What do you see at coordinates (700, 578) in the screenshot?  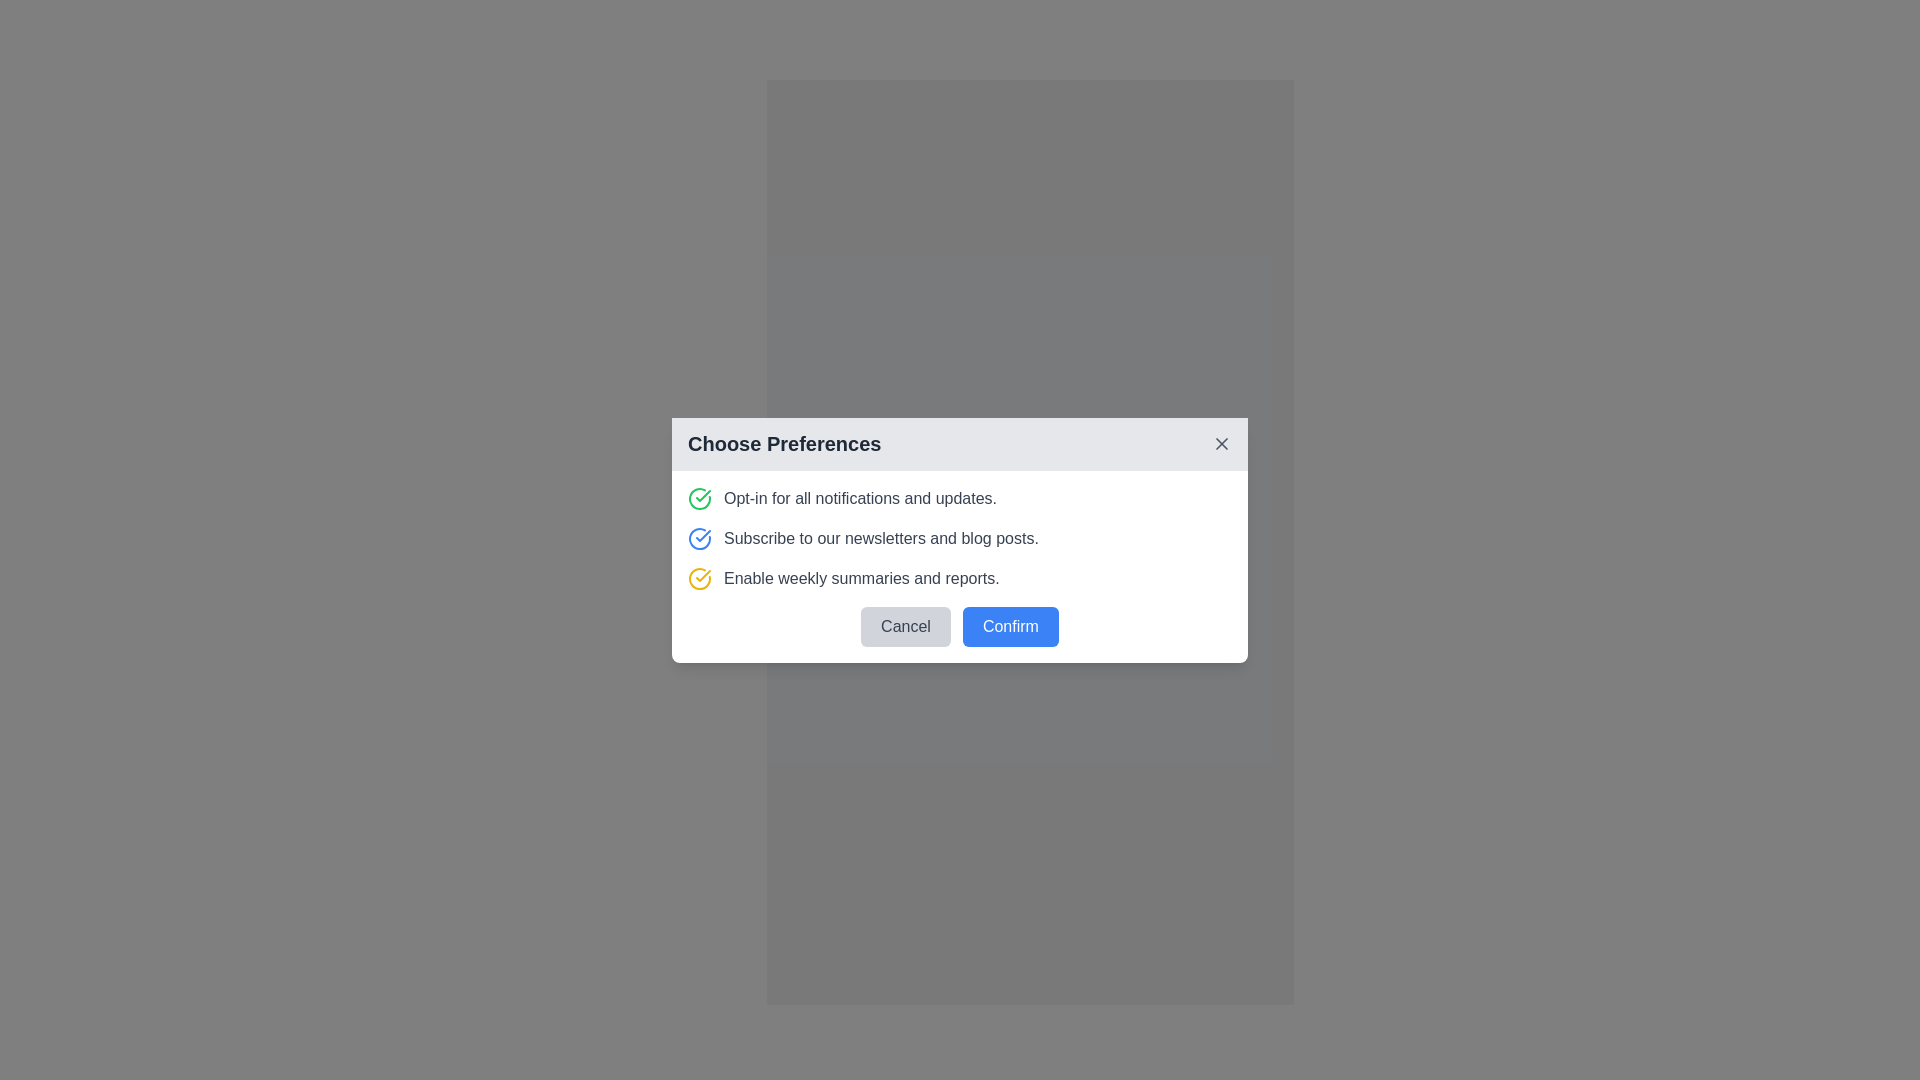 I see `the third icon in the list of preference options indicating the selection status for 'Enable weekly summaries and reports' in the modal window labeled 'Choose Preferences'` at bounding box center [700, 578].